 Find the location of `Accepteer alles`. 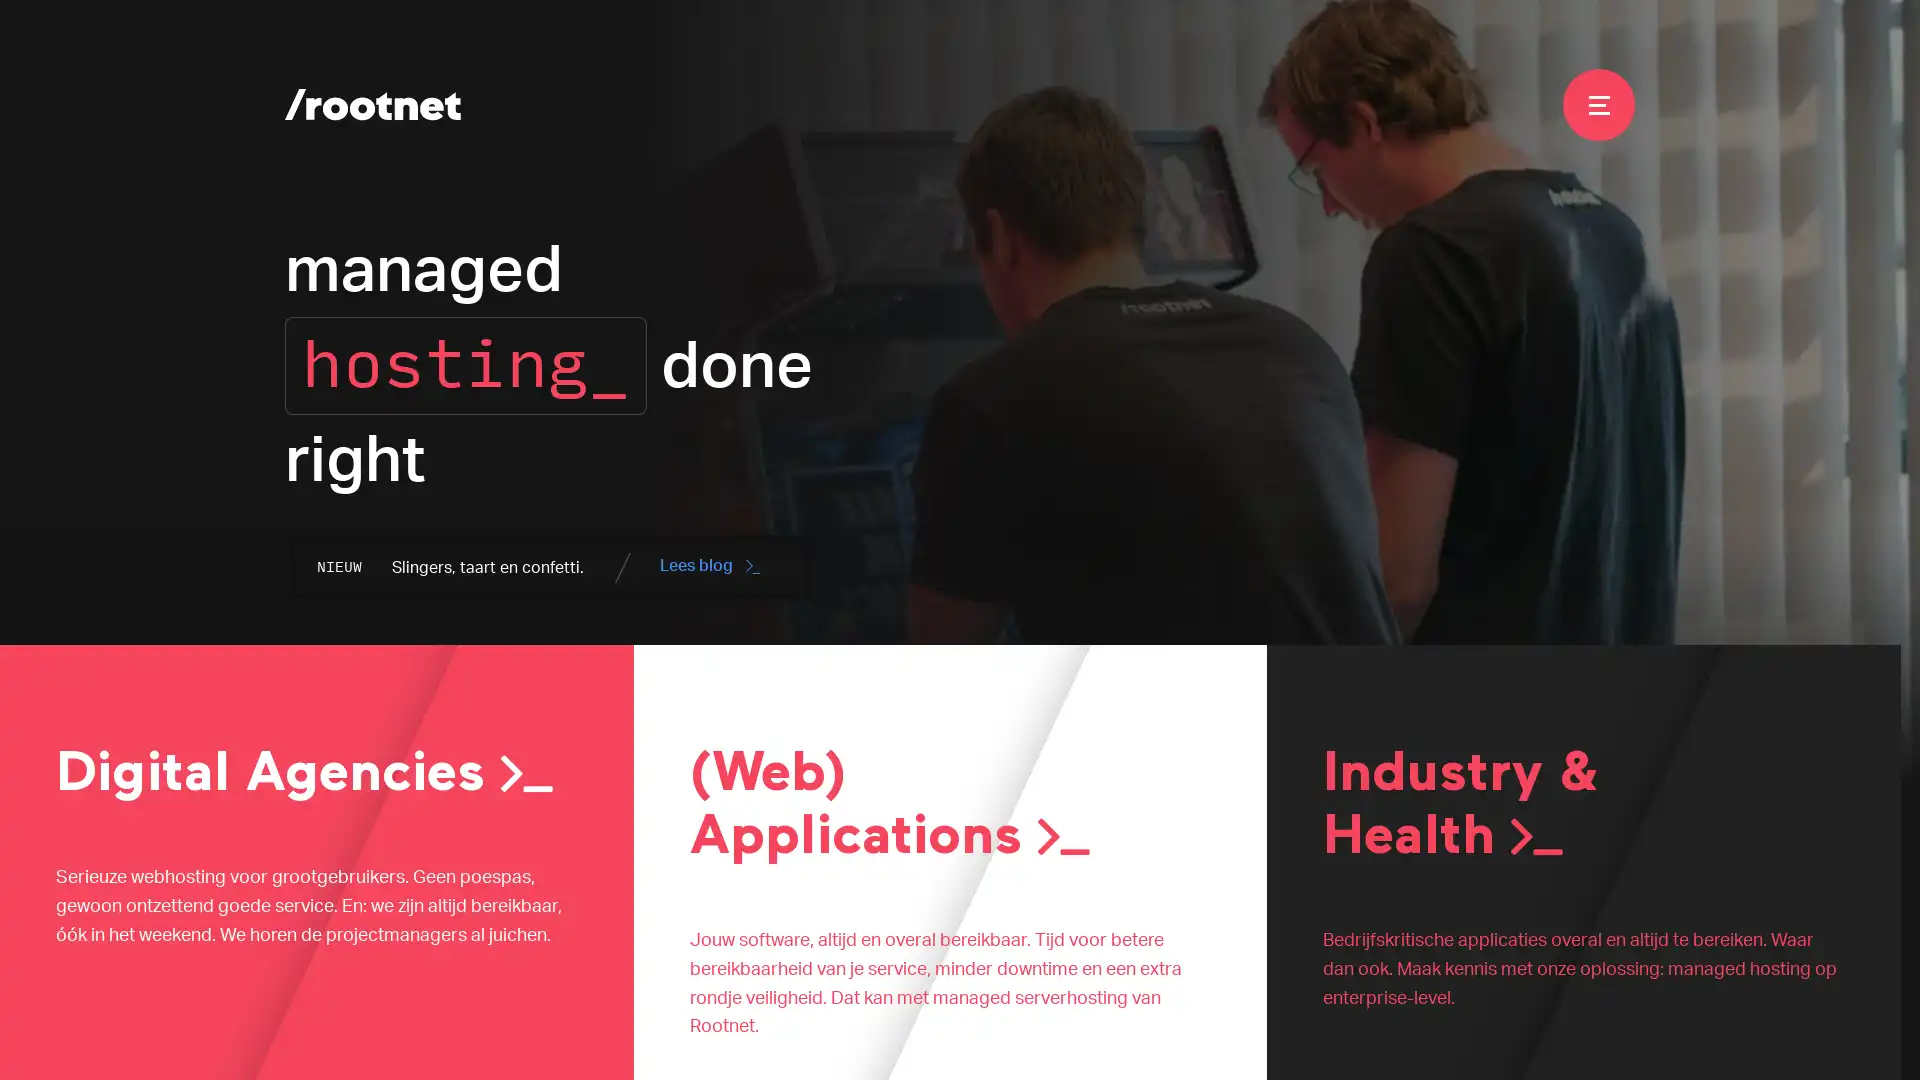

Accepteer alles is located at coordinates (1814, 1039).